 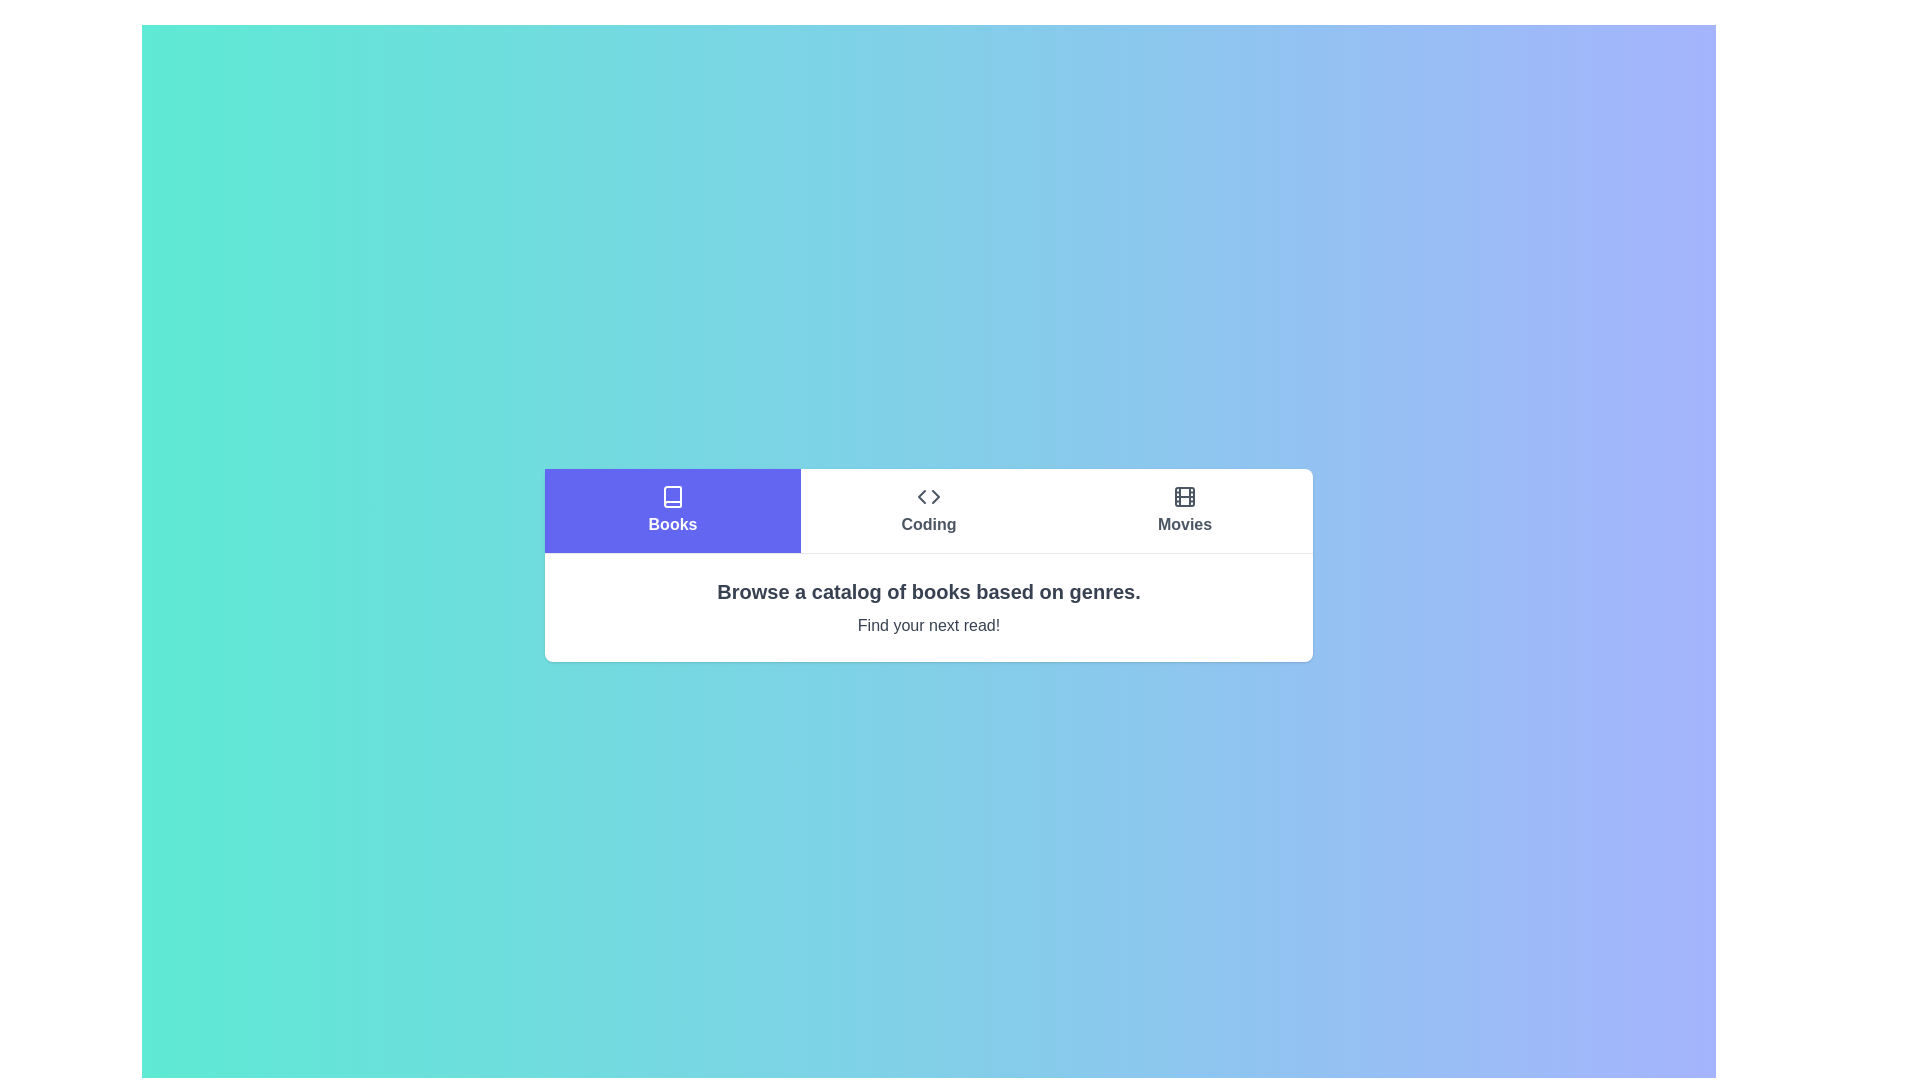 What do you see at coordinates (1185, 509) in the screenshot?
I see `the Movies tab by clicking on the corresponding button` at bounding box center [1185, 509].